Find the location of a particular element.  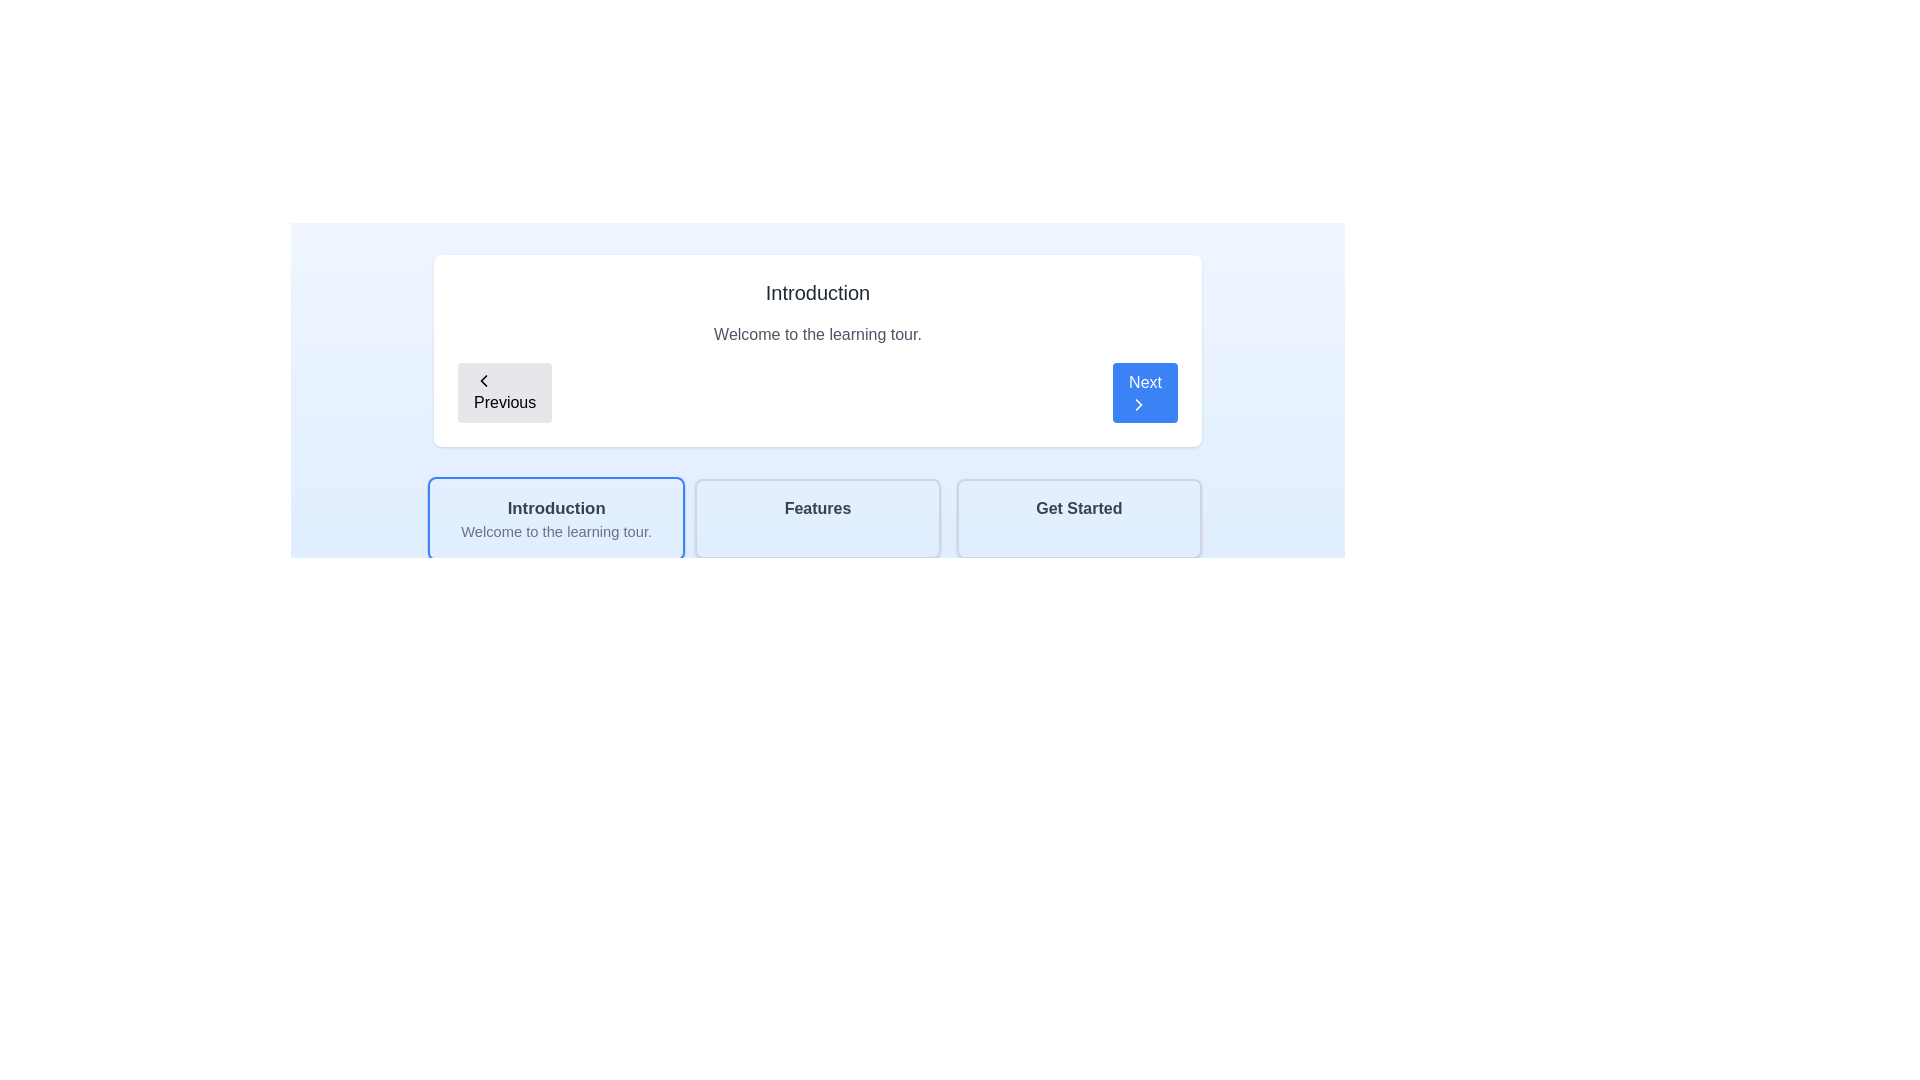

the 'Get Started' label text element, which is a non-interactive label in bold gray font, centrally aligned within a rectangular button at the bottom-right corner of the interface is located at coordinates (1078, 508).